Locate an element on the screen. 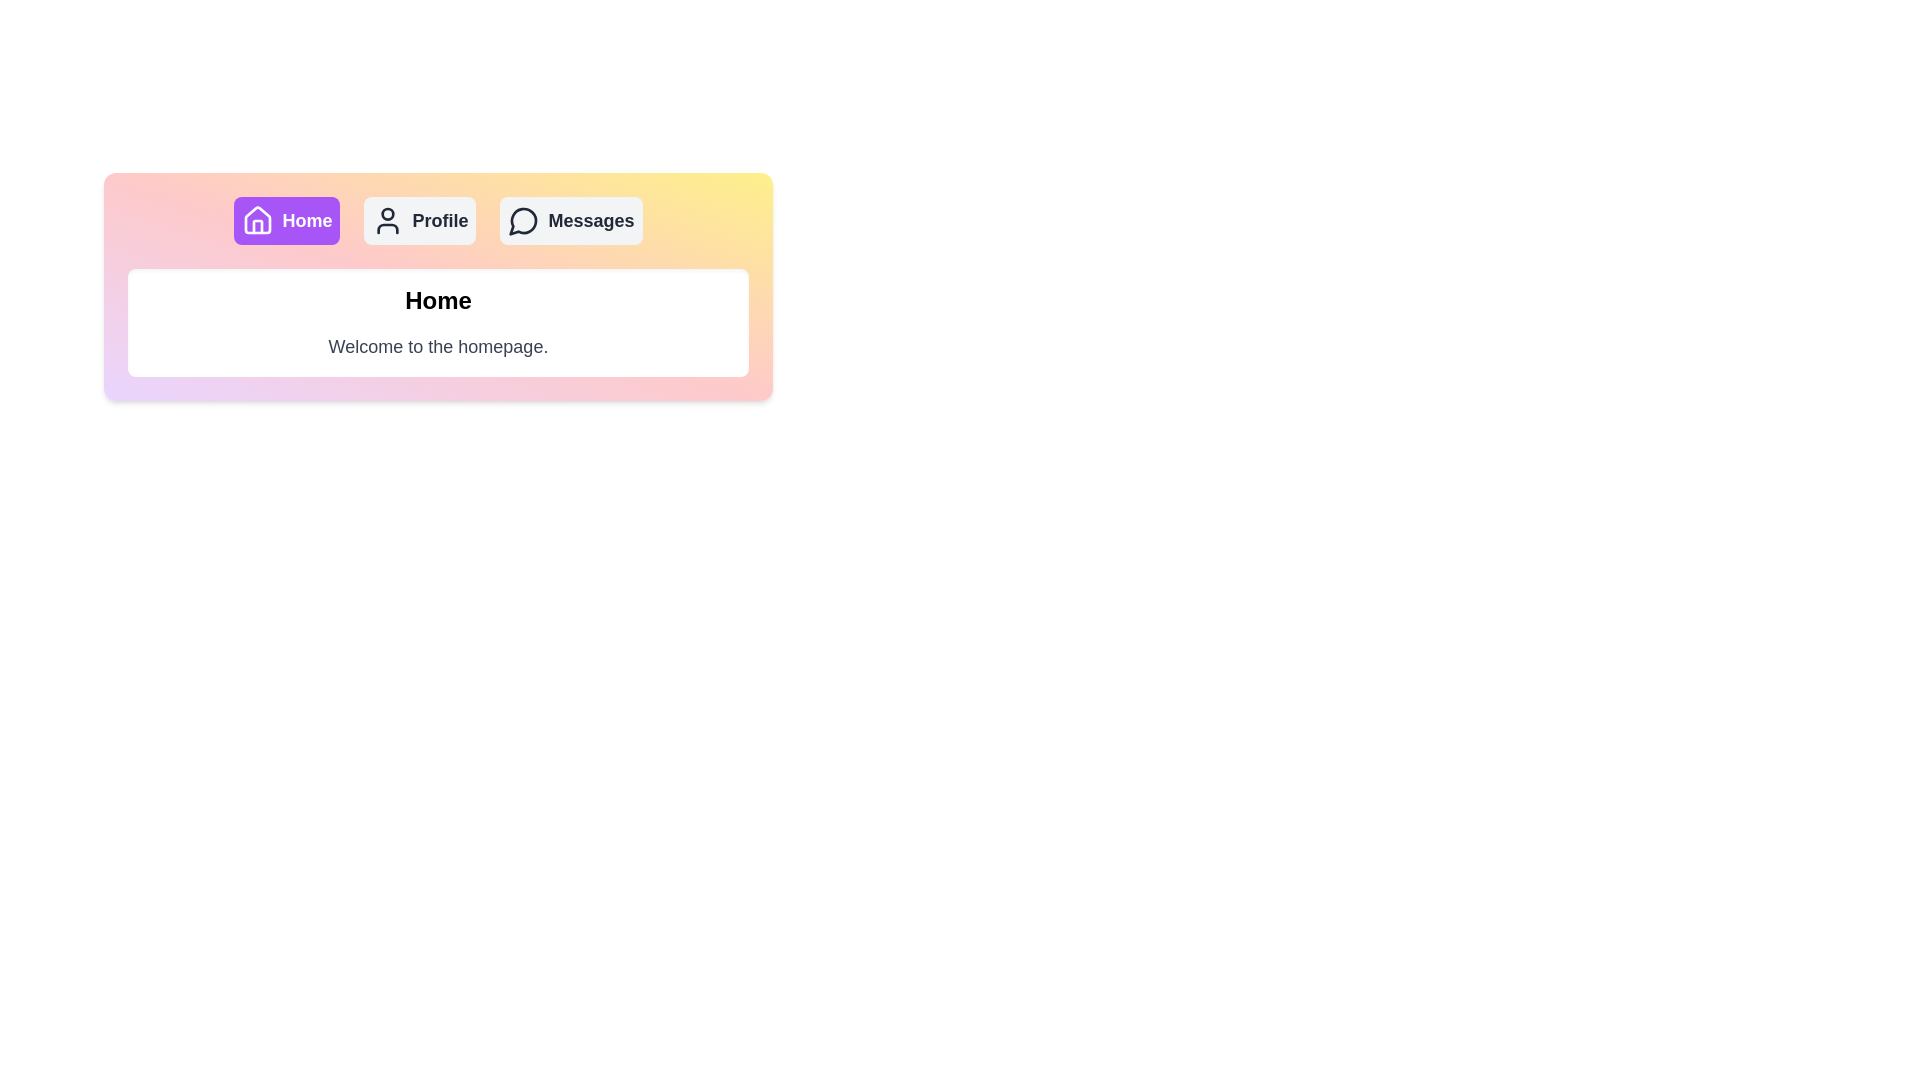 The height and width of the screenshot is (1080, 1920). the Profile tab by clicking its button is located at coordinates (419, 220).